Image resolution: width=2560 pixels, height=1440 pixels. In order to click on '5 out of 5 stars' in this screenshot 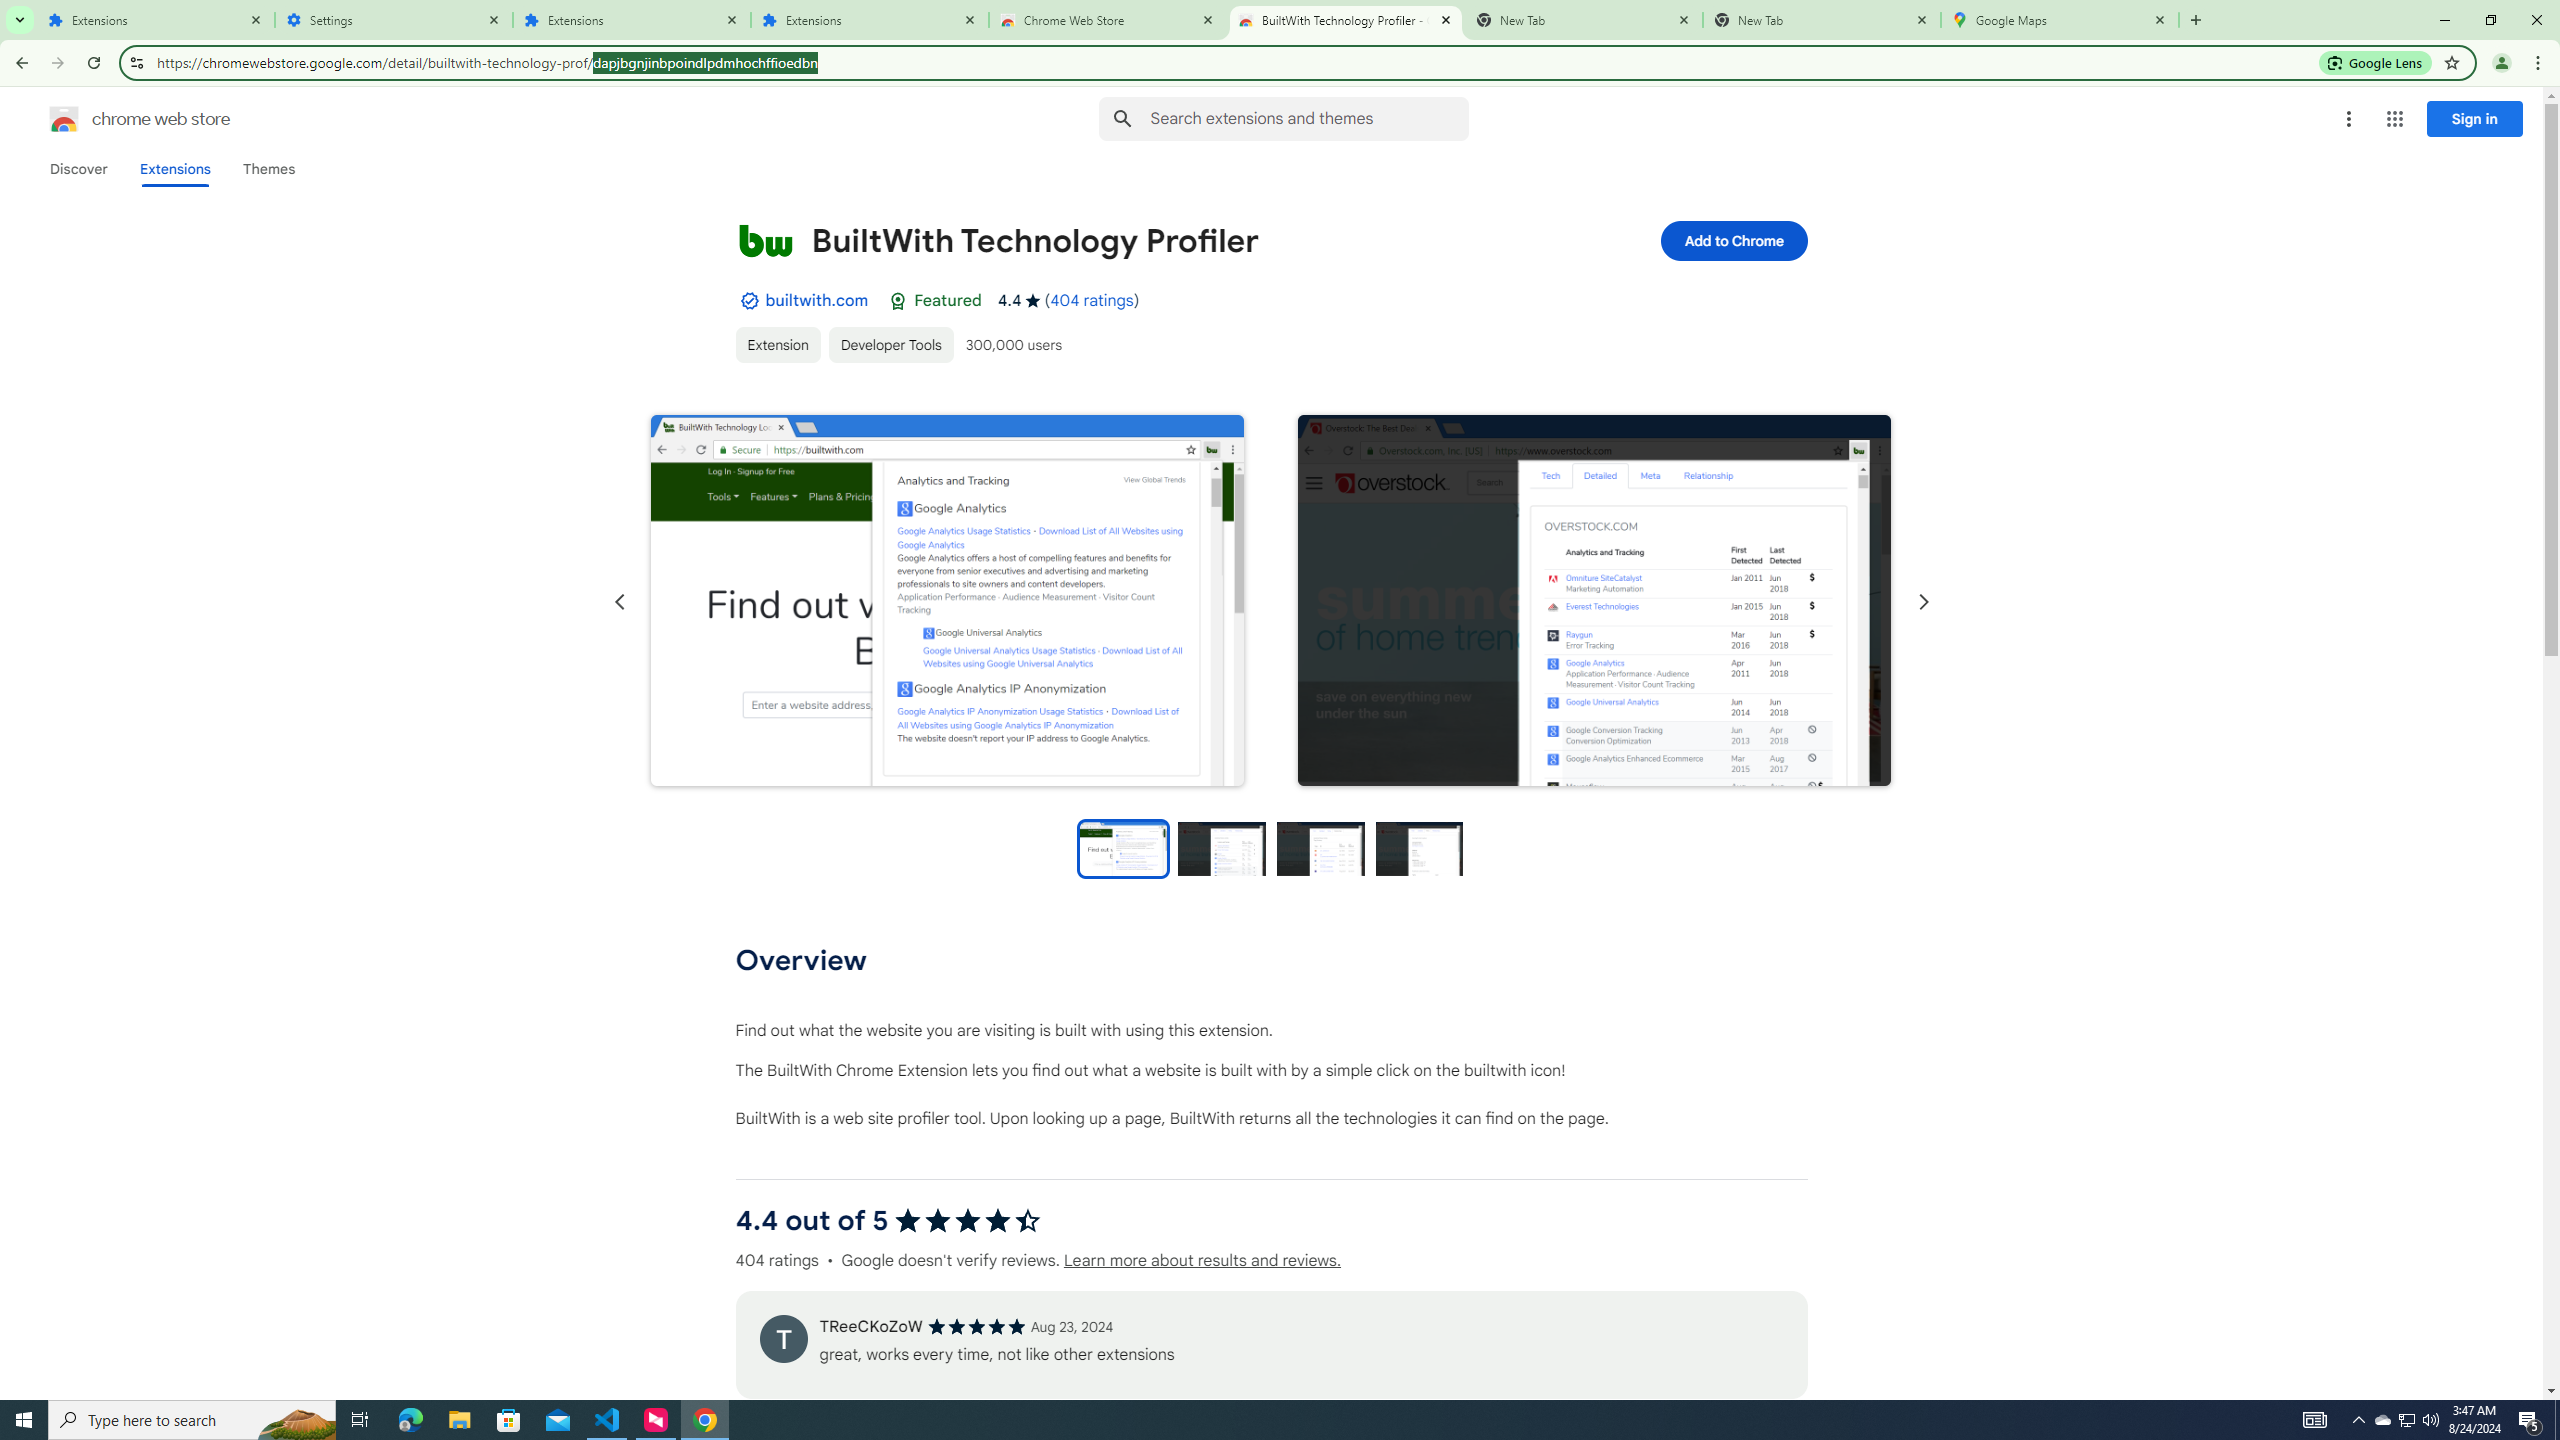, I will do `click(975, 1325)`.